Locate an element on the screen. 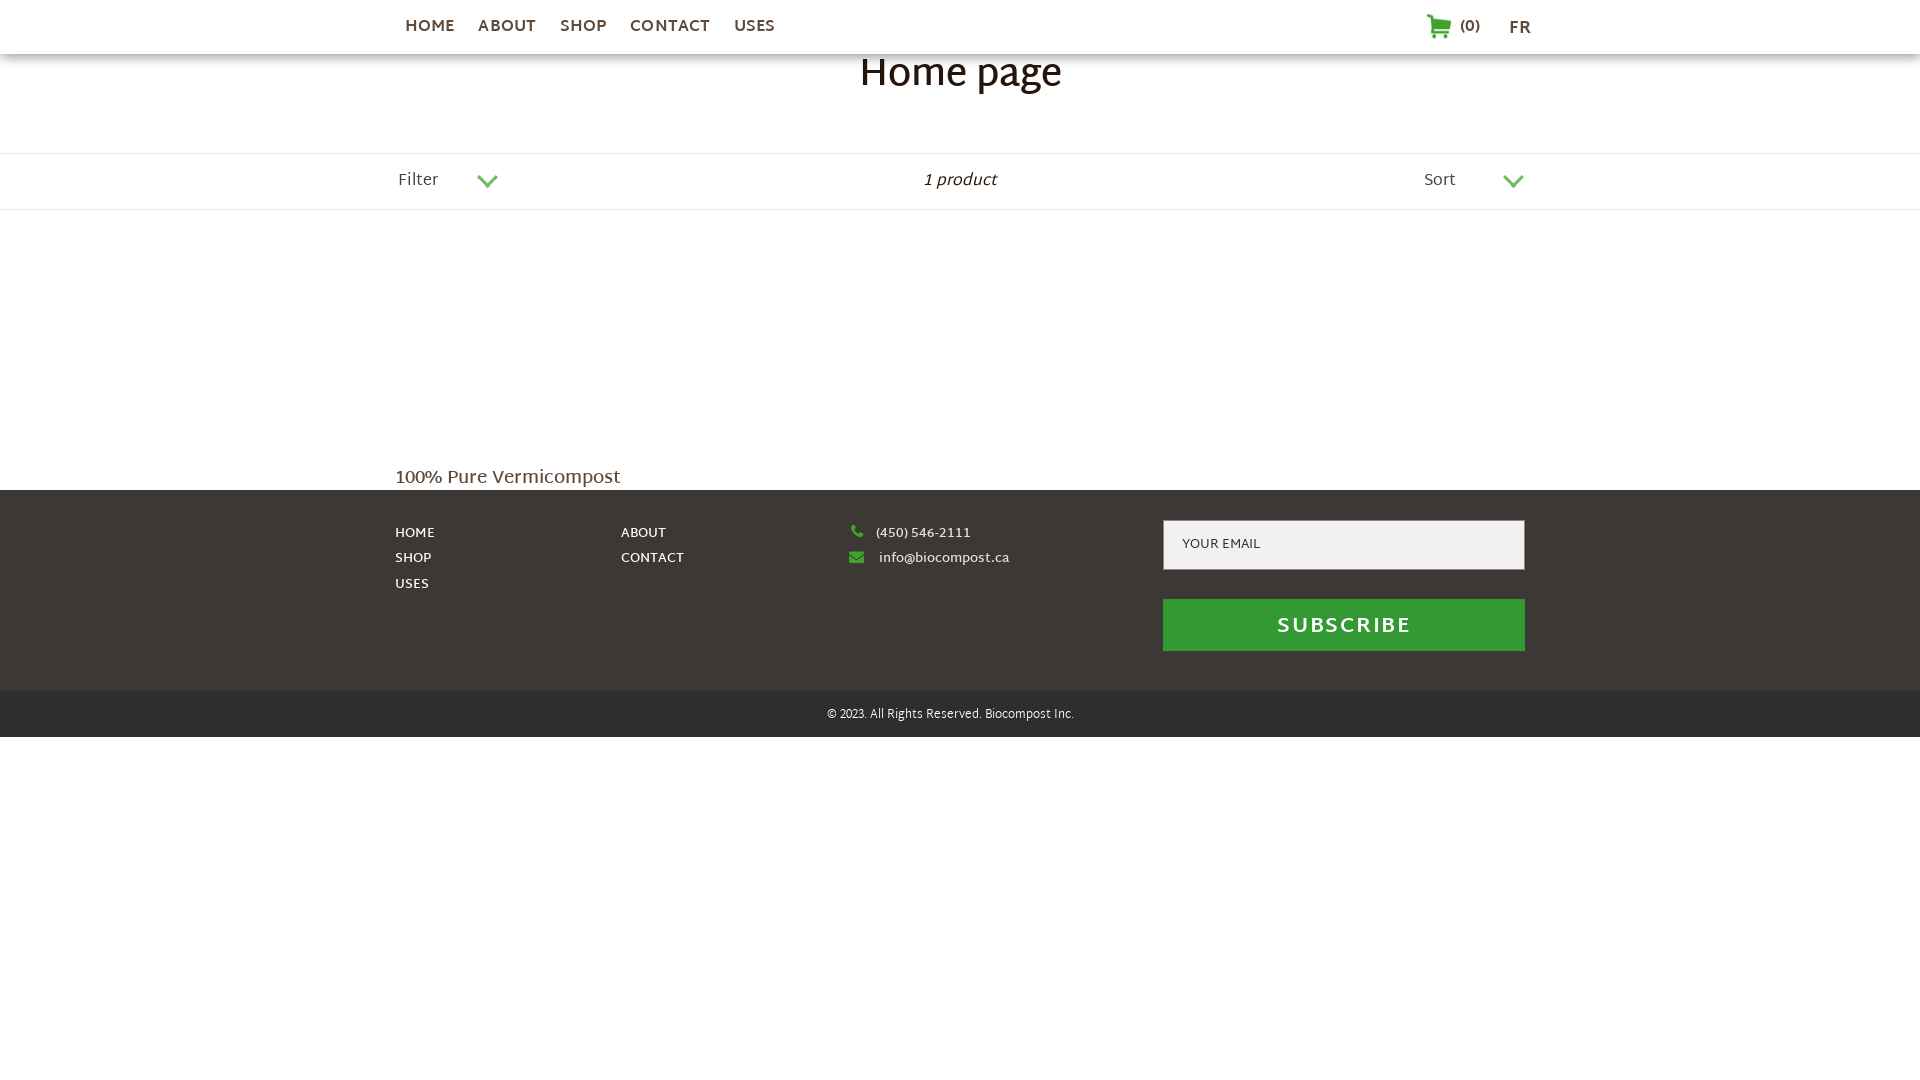  'USES' is located at coordinates (411, 585).